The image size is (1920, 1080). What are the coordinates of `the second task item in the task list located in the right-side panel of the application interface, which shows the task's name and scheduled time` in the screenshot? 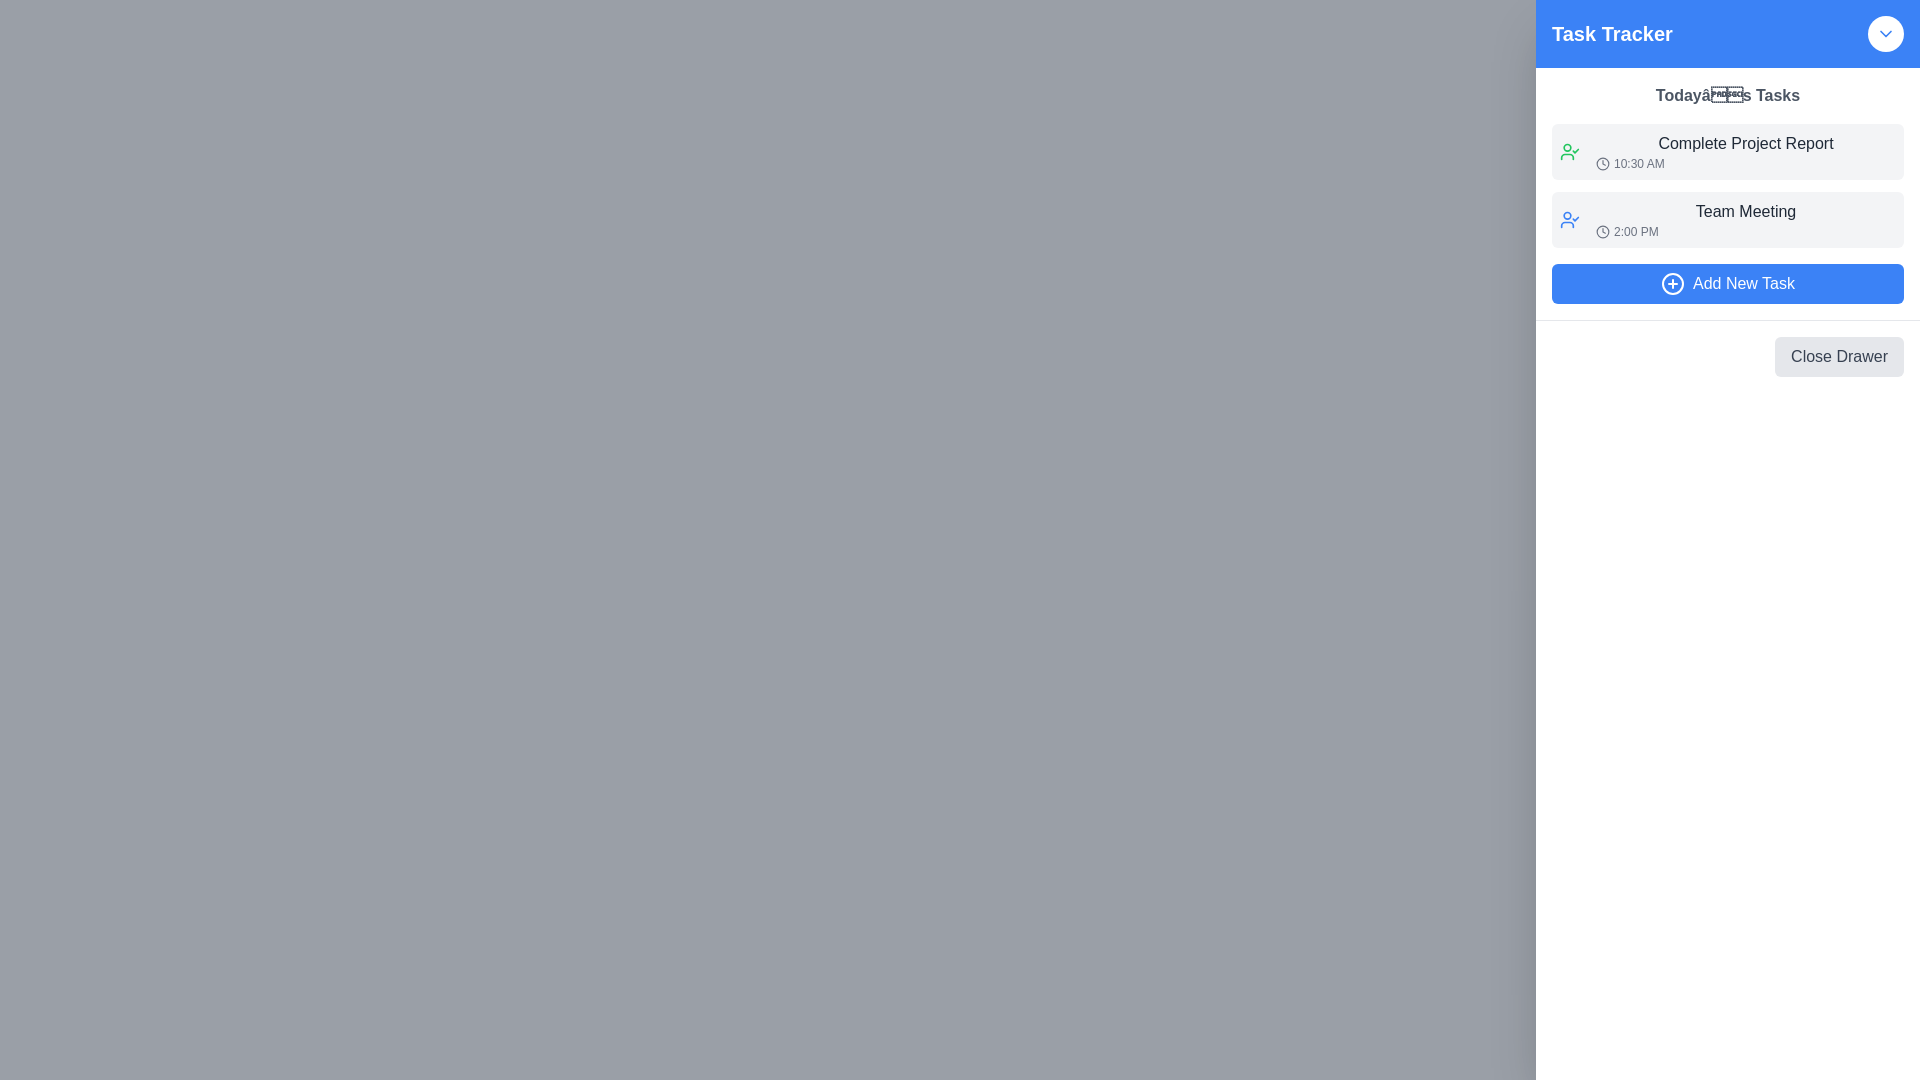 It's located at (1727, 219).